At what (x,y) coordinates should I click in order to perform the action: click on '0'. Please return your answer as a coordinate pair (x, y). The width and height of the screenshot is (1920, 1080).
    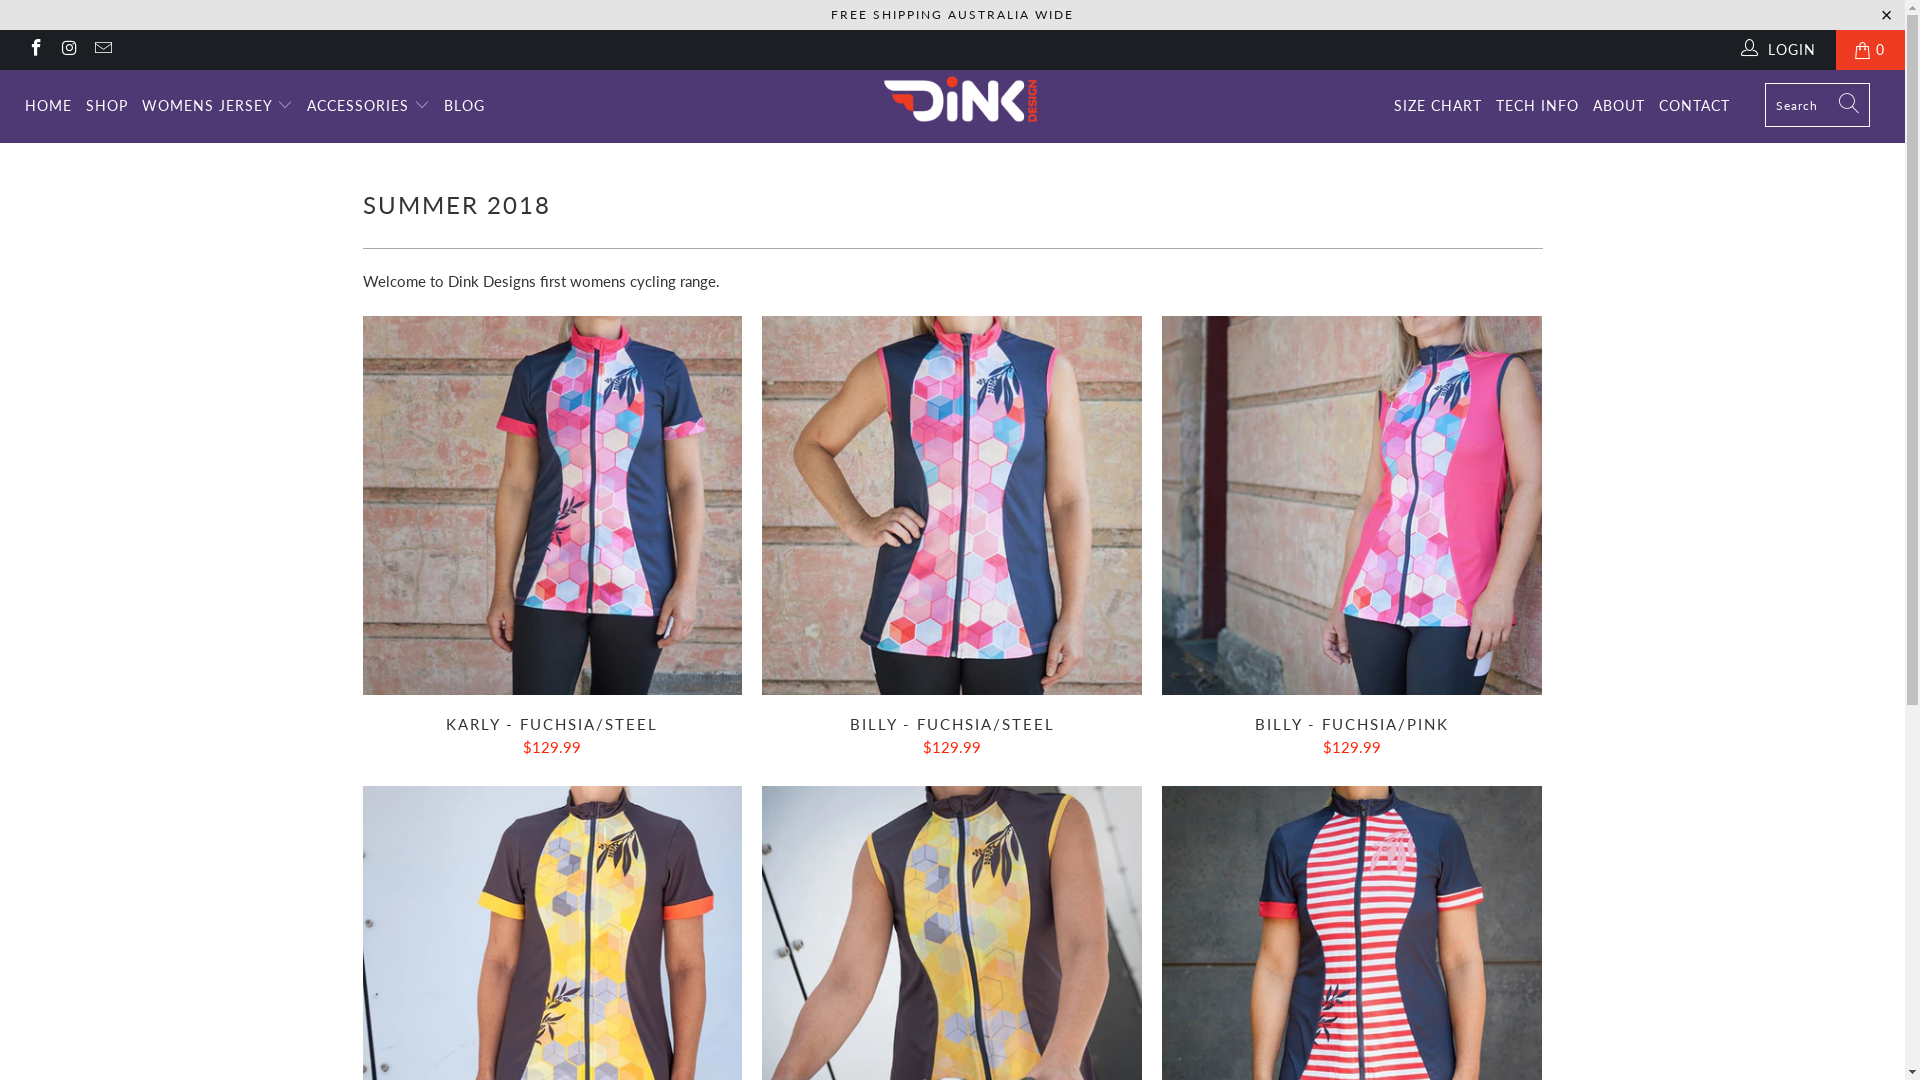
    Looking at the image, I should click on (1869, 49).